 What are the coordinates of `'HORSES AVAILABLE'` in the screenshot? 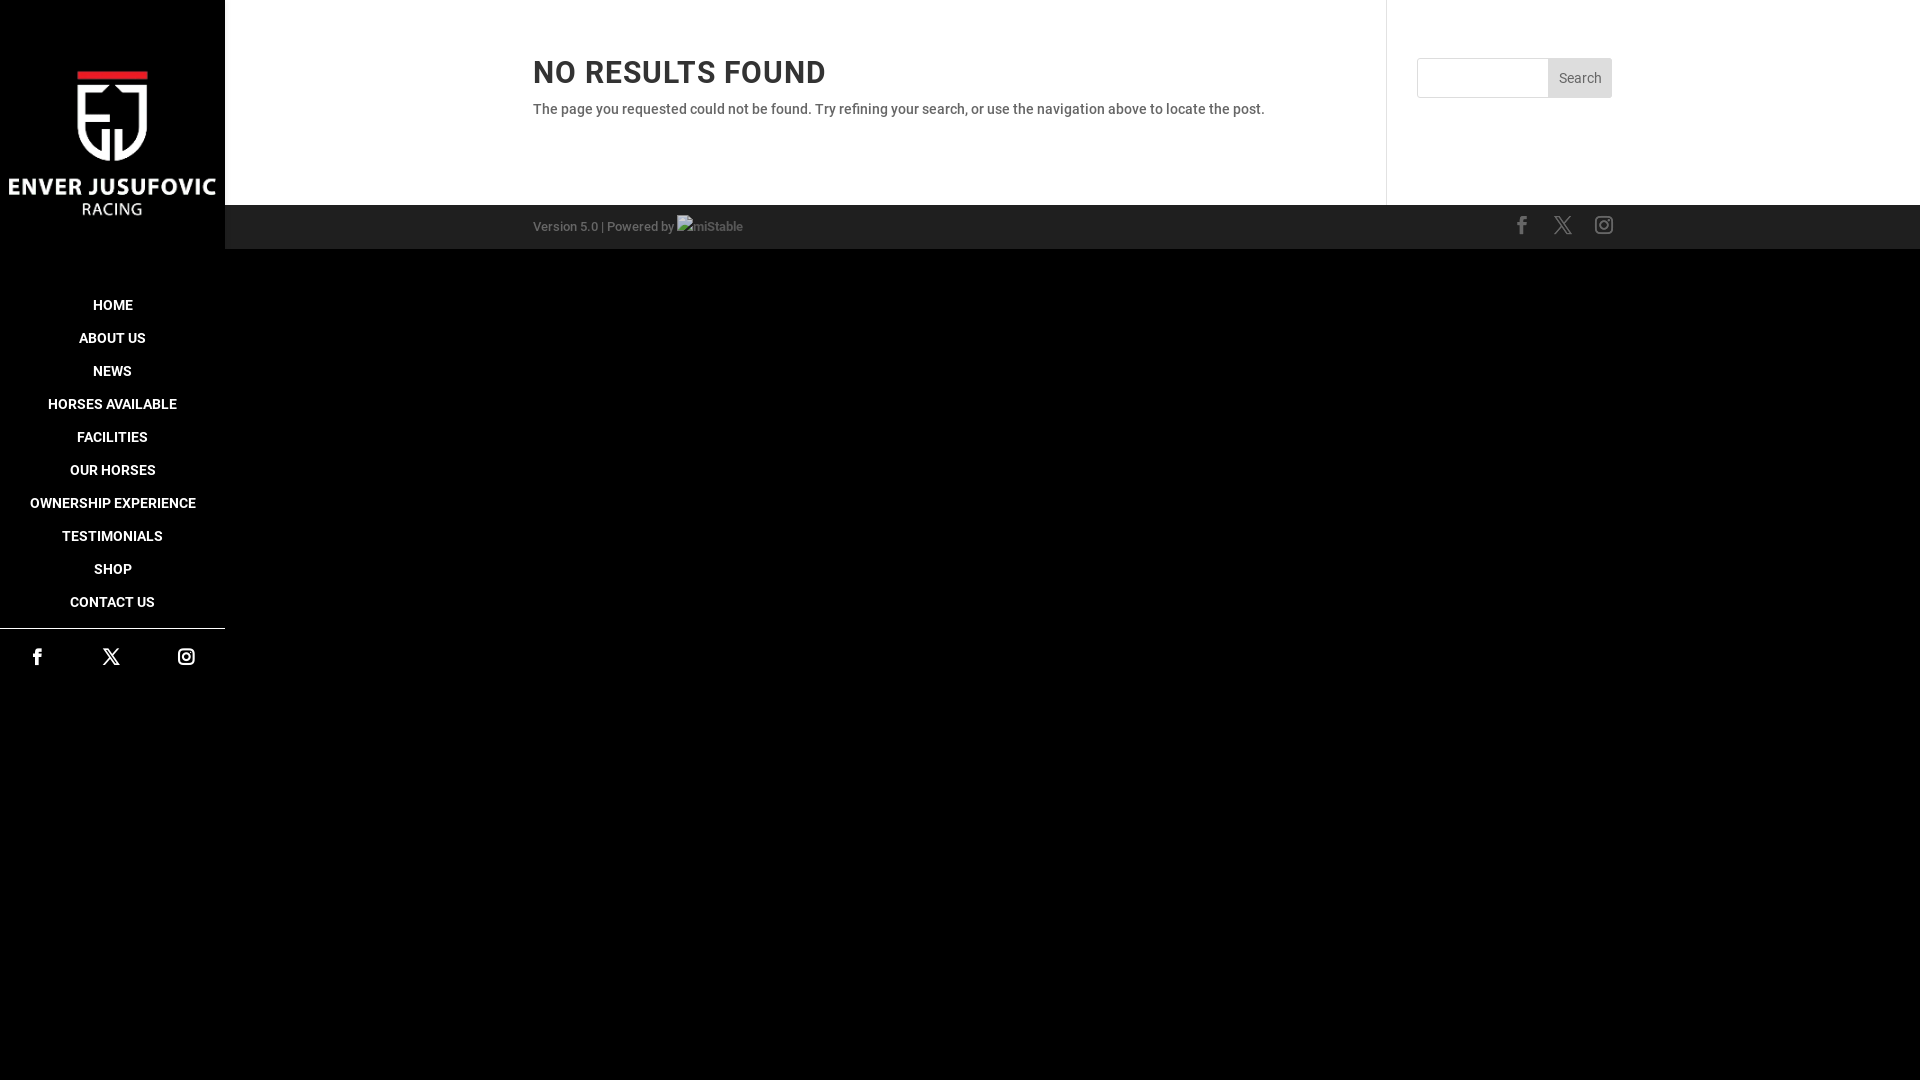 It's located at (111, 412).